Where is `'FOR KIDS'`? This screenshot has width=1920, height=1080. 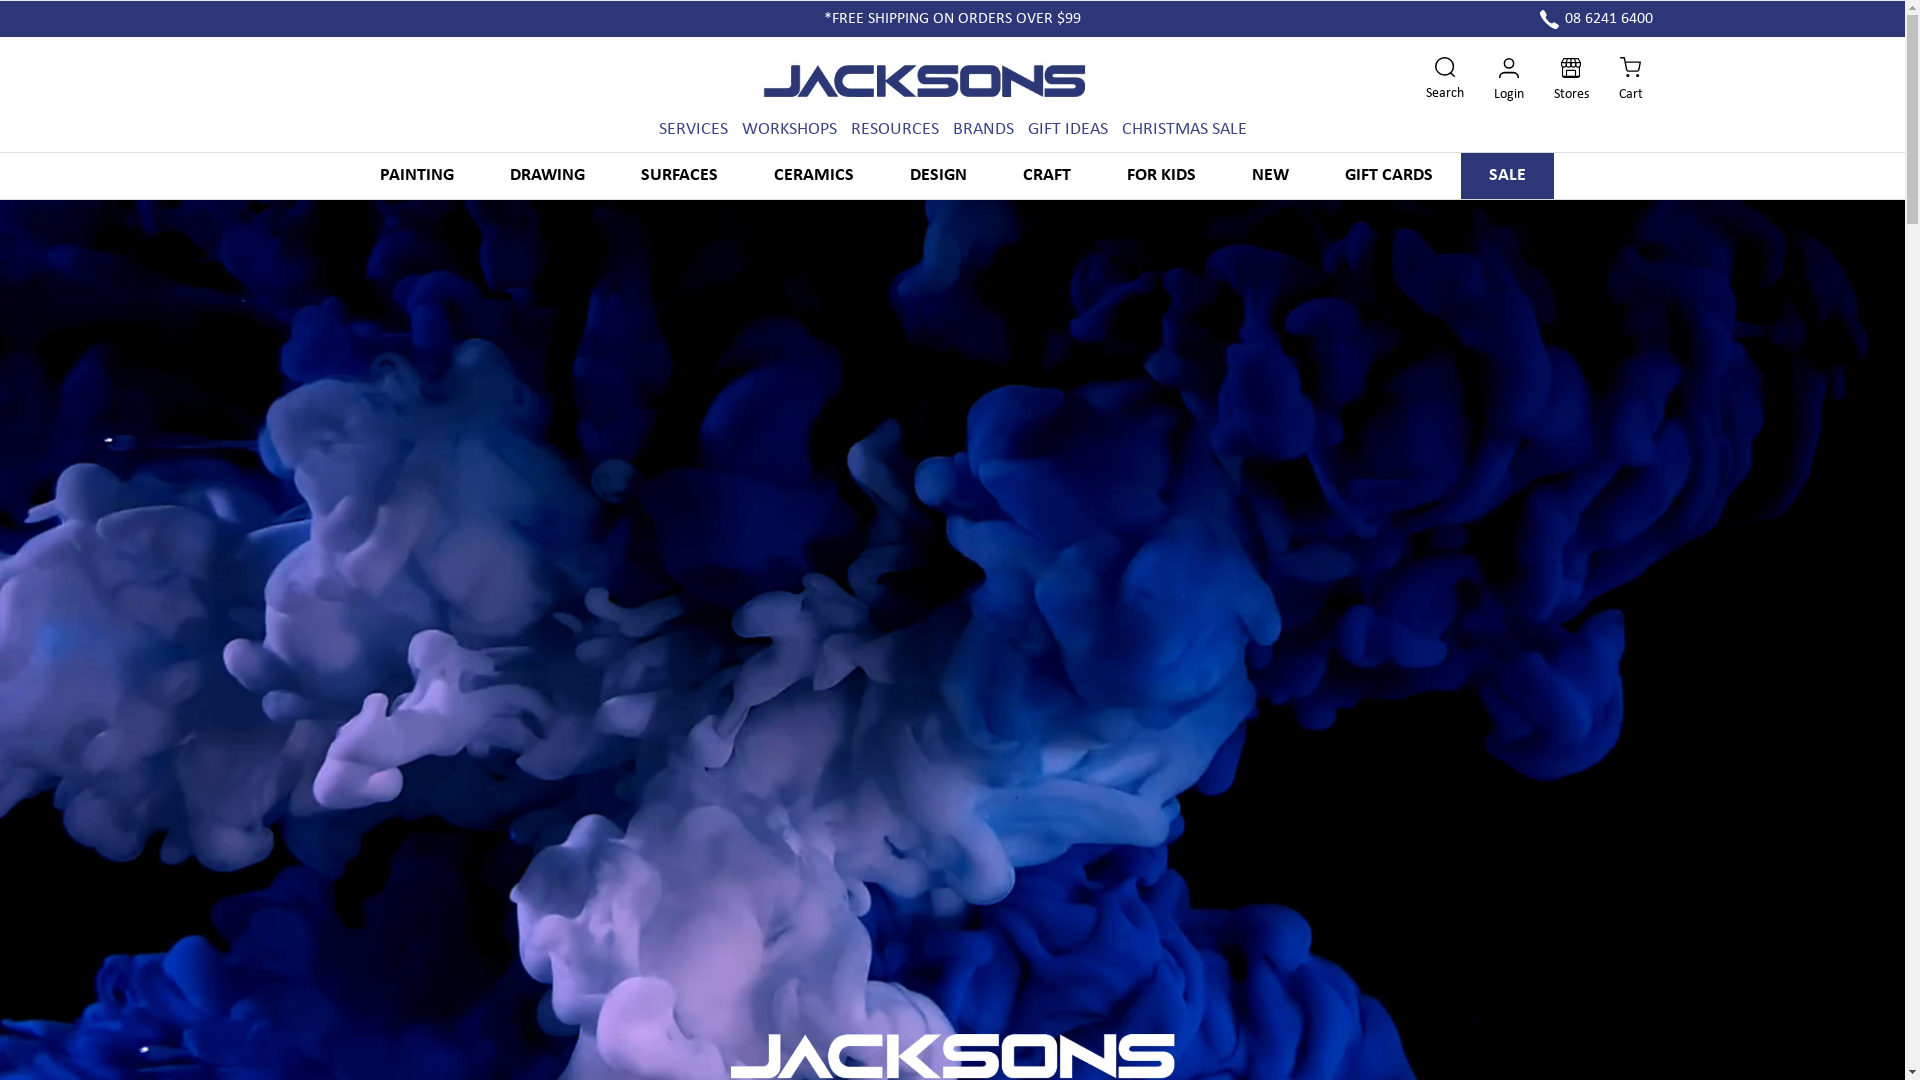
'FOR KIDS' is located at coordinates (1097, 175).